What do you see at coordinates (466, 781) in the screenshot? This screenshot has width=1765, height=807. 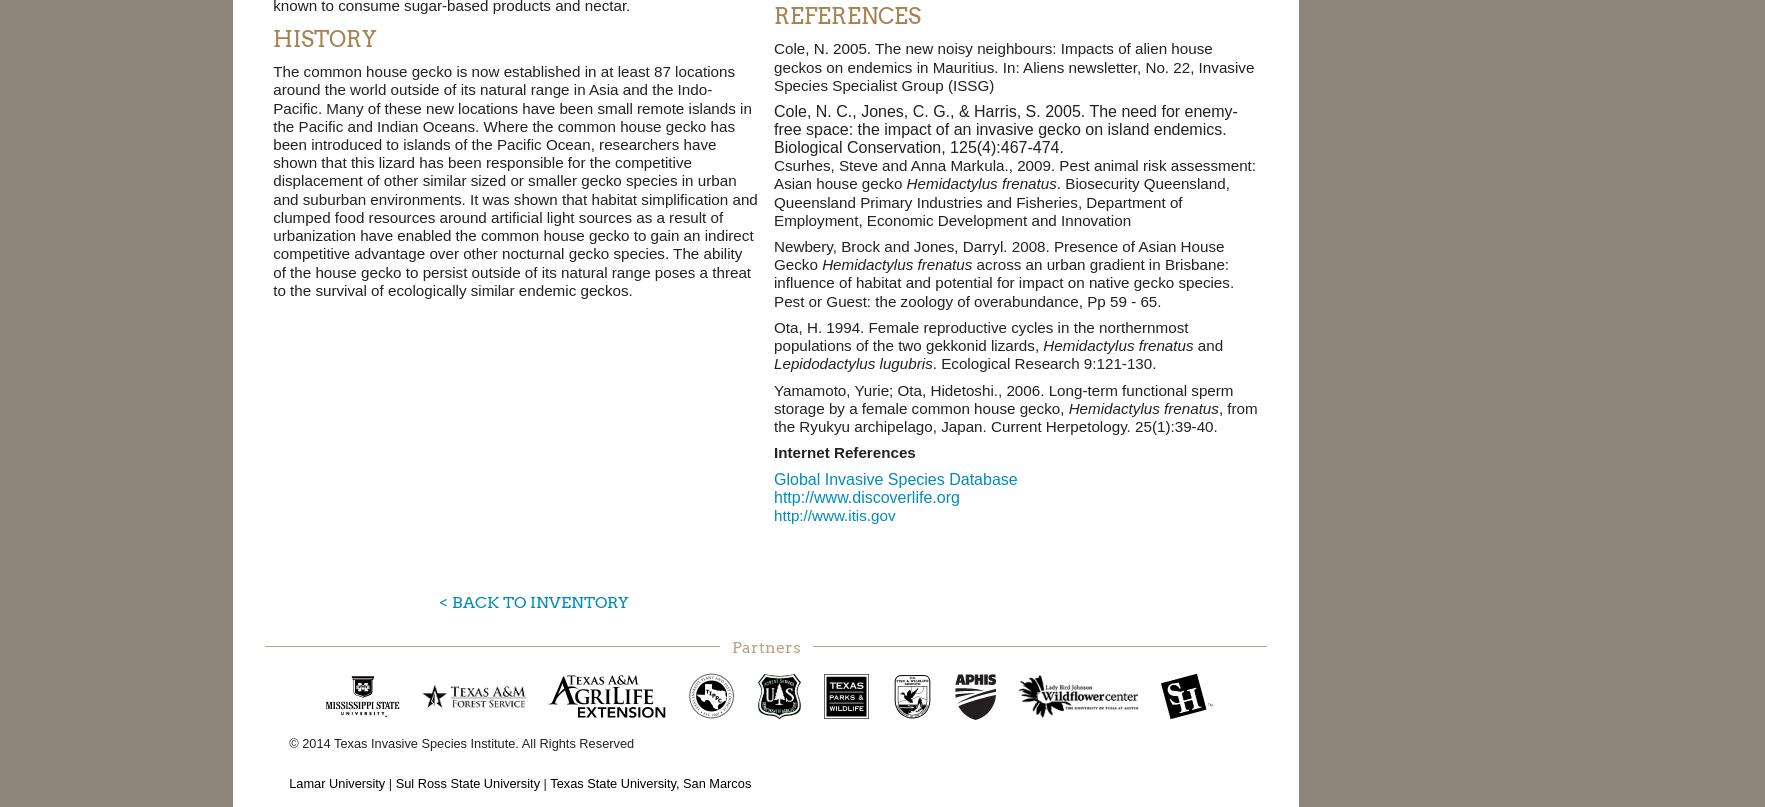 I see `'Sul Ross State University'` at bounding box center [466, 781].